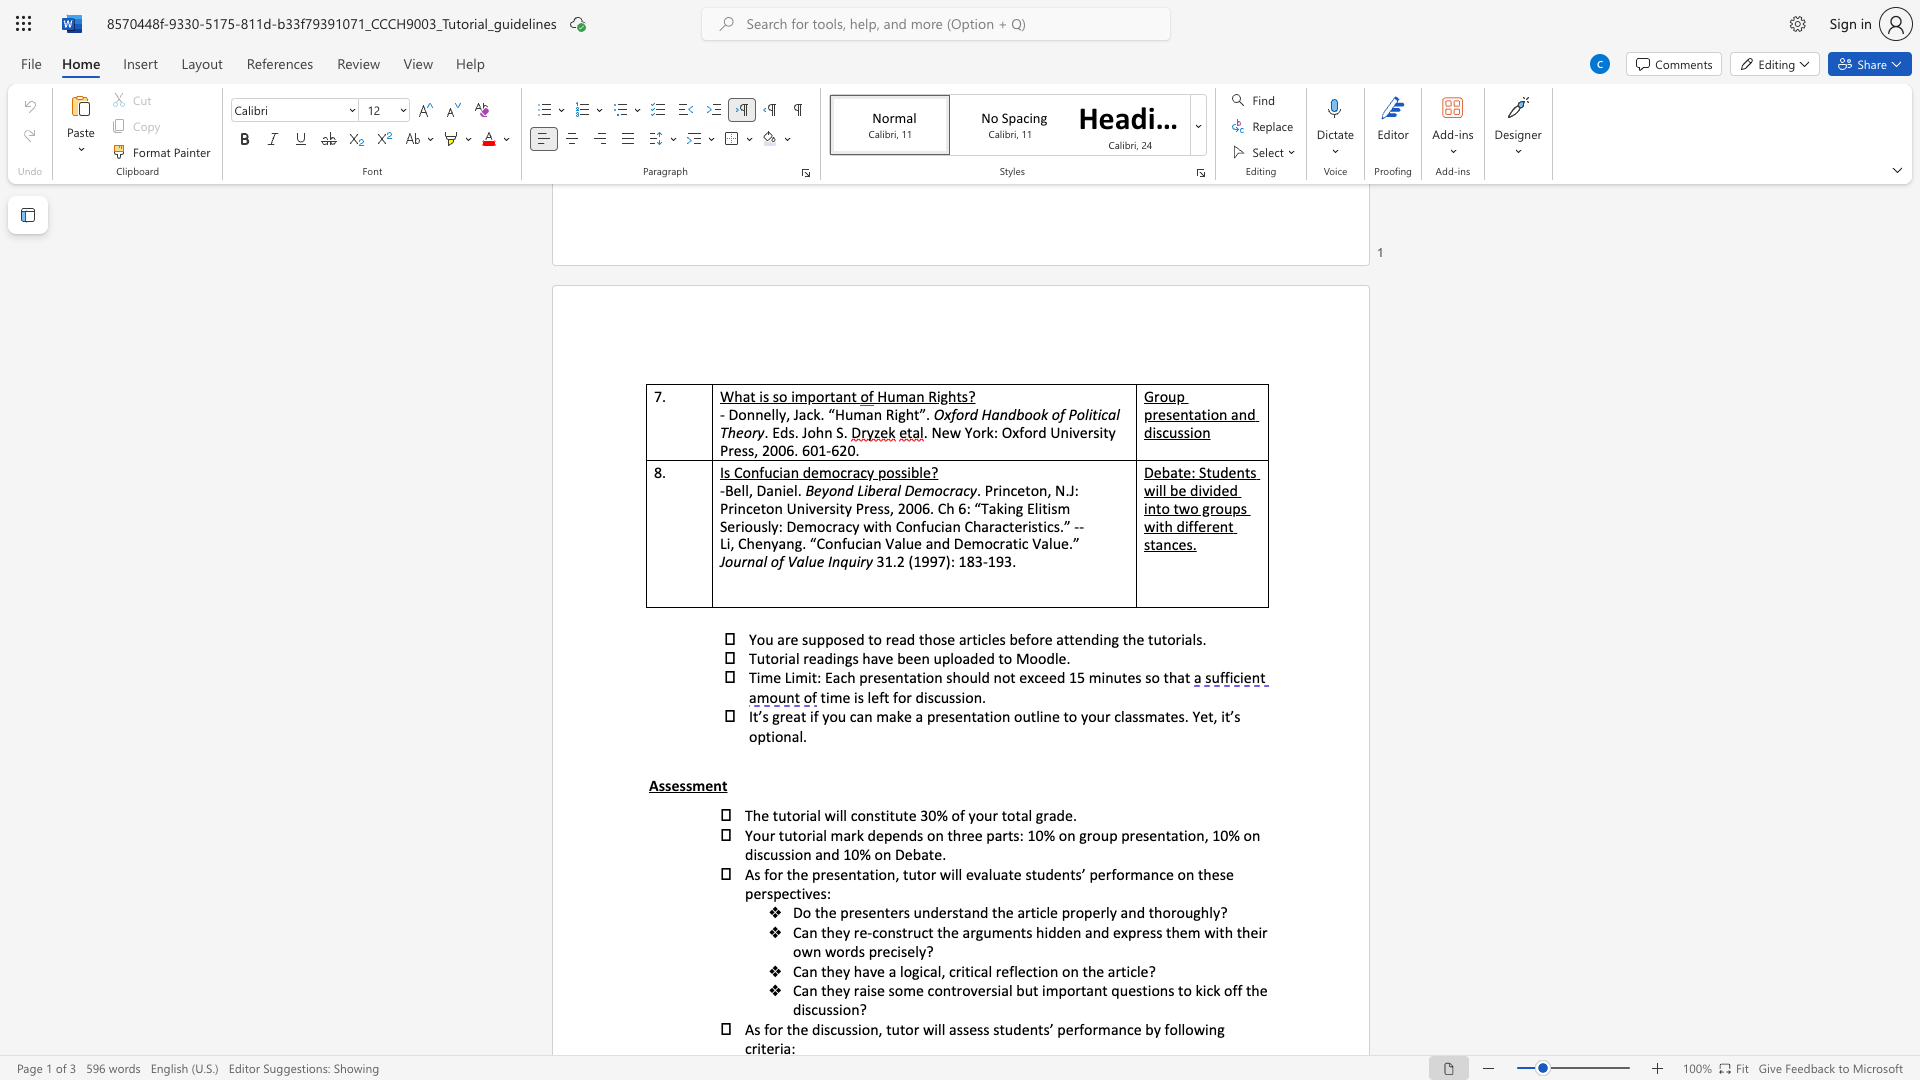 The width and height of the screenshot is (1920, 1080). I want to click on the subset text "reat if you can make a presentation outl" within the text "great if you can make a presentation outline to your classmates. Yet,", so click(778, 715).